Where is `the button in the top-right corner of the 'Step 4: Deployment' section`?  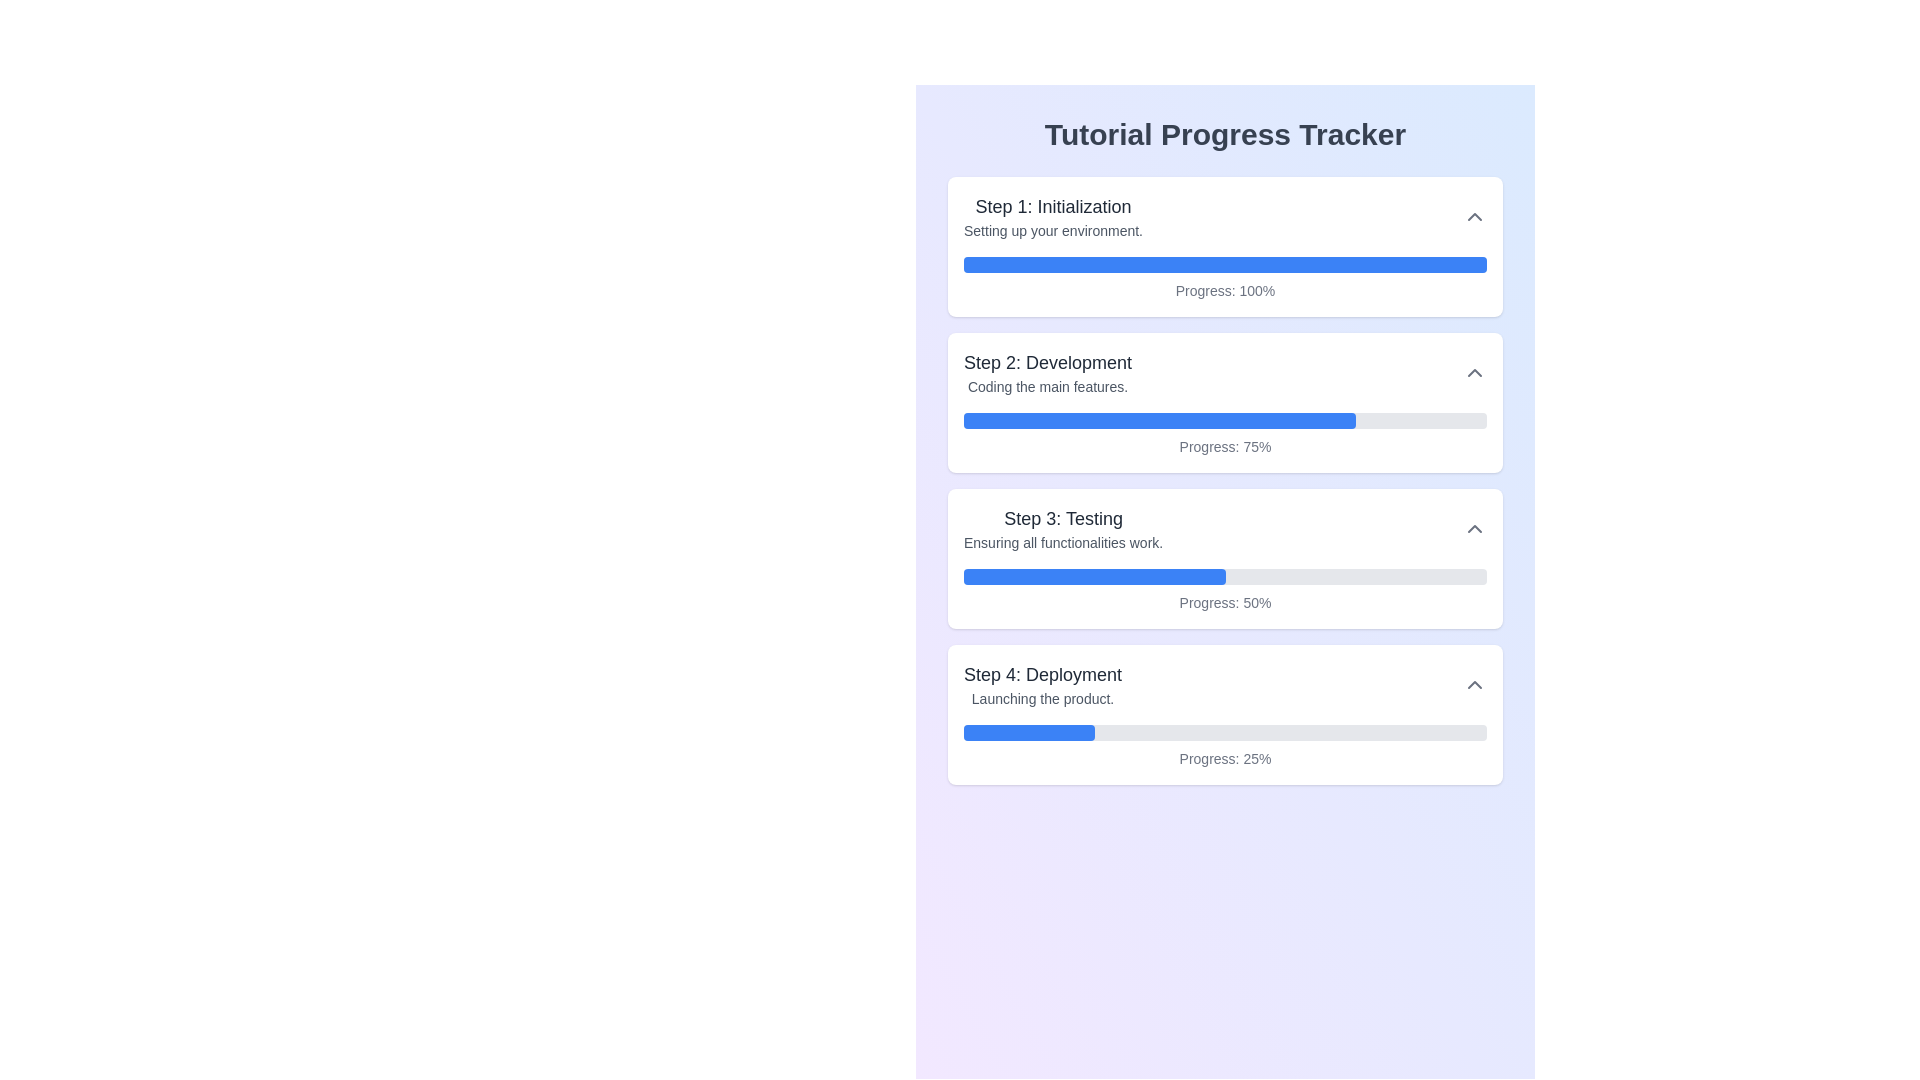
the button in the top-right corner of the 'Step 4: Deployment' section is located at coordinates (1474, 684).